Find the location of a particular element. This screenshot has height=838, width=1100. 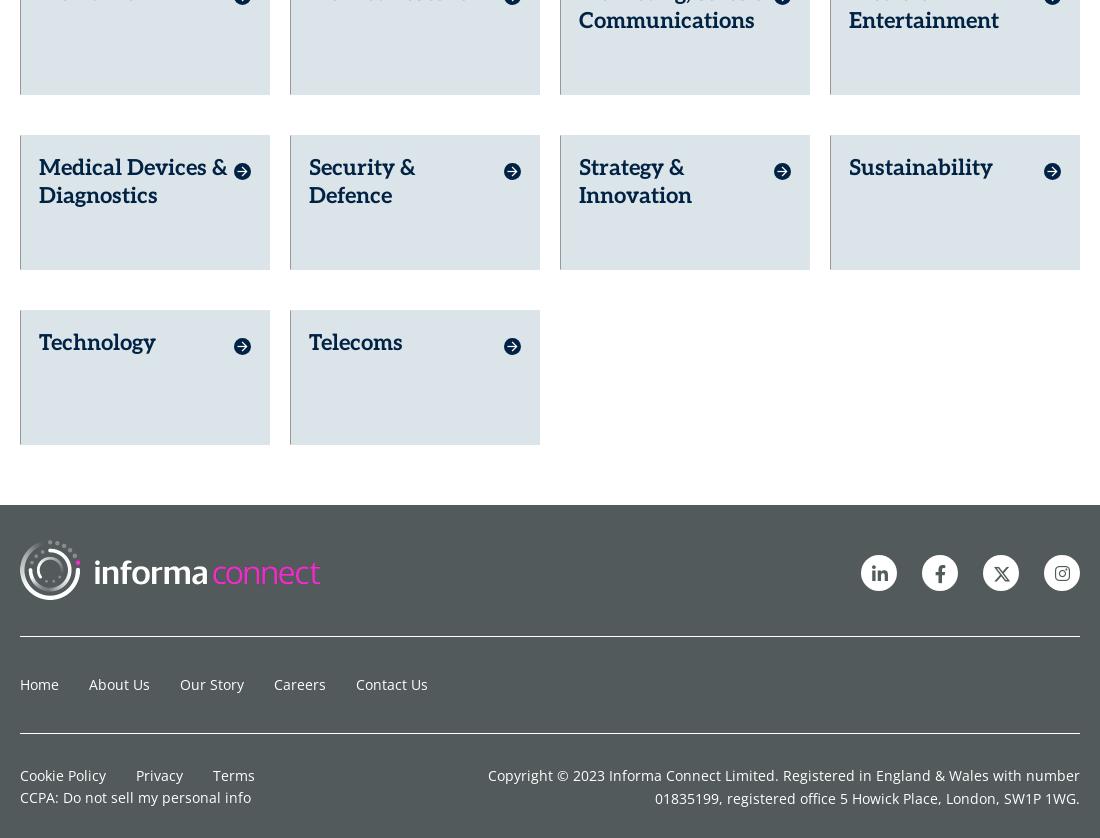

'Careers' is located at coordinates (274, 453).